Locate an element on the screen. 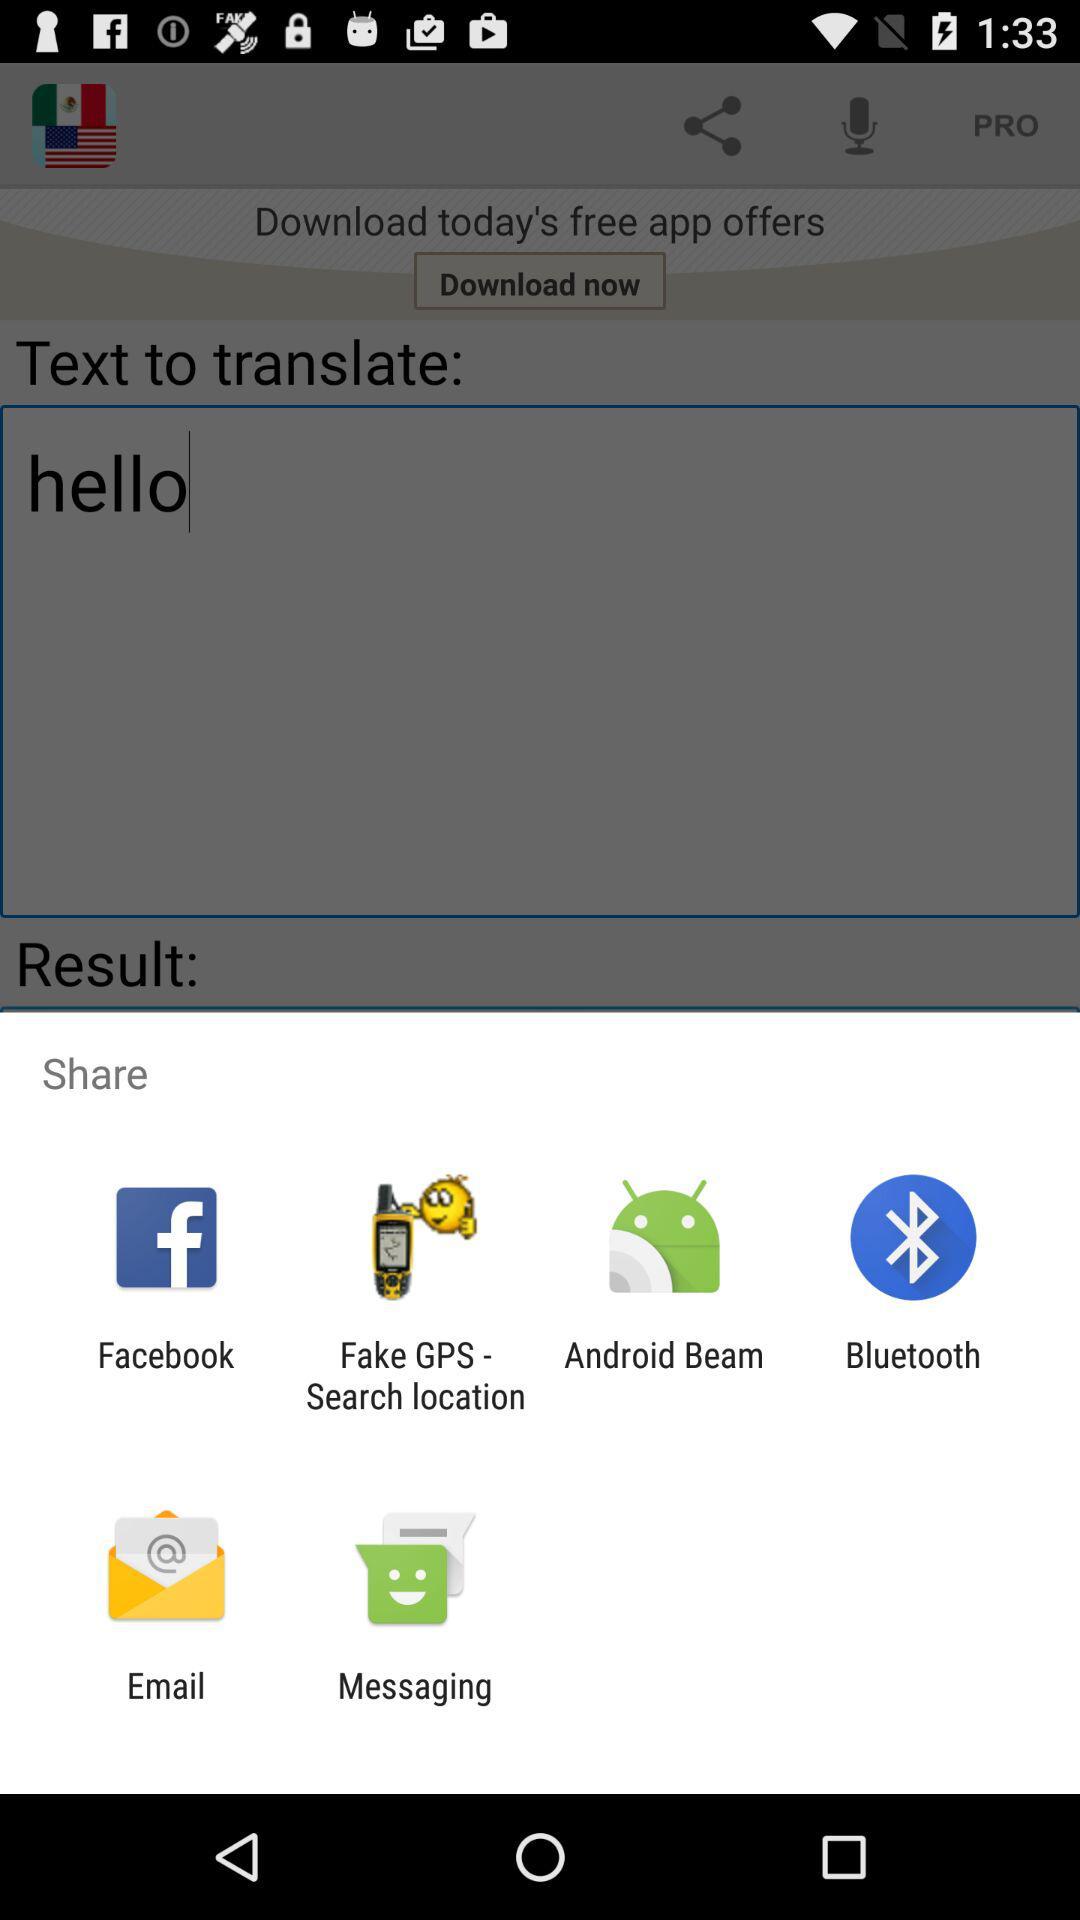  app next to fake gps search item is located at coordinates (664, 1374).